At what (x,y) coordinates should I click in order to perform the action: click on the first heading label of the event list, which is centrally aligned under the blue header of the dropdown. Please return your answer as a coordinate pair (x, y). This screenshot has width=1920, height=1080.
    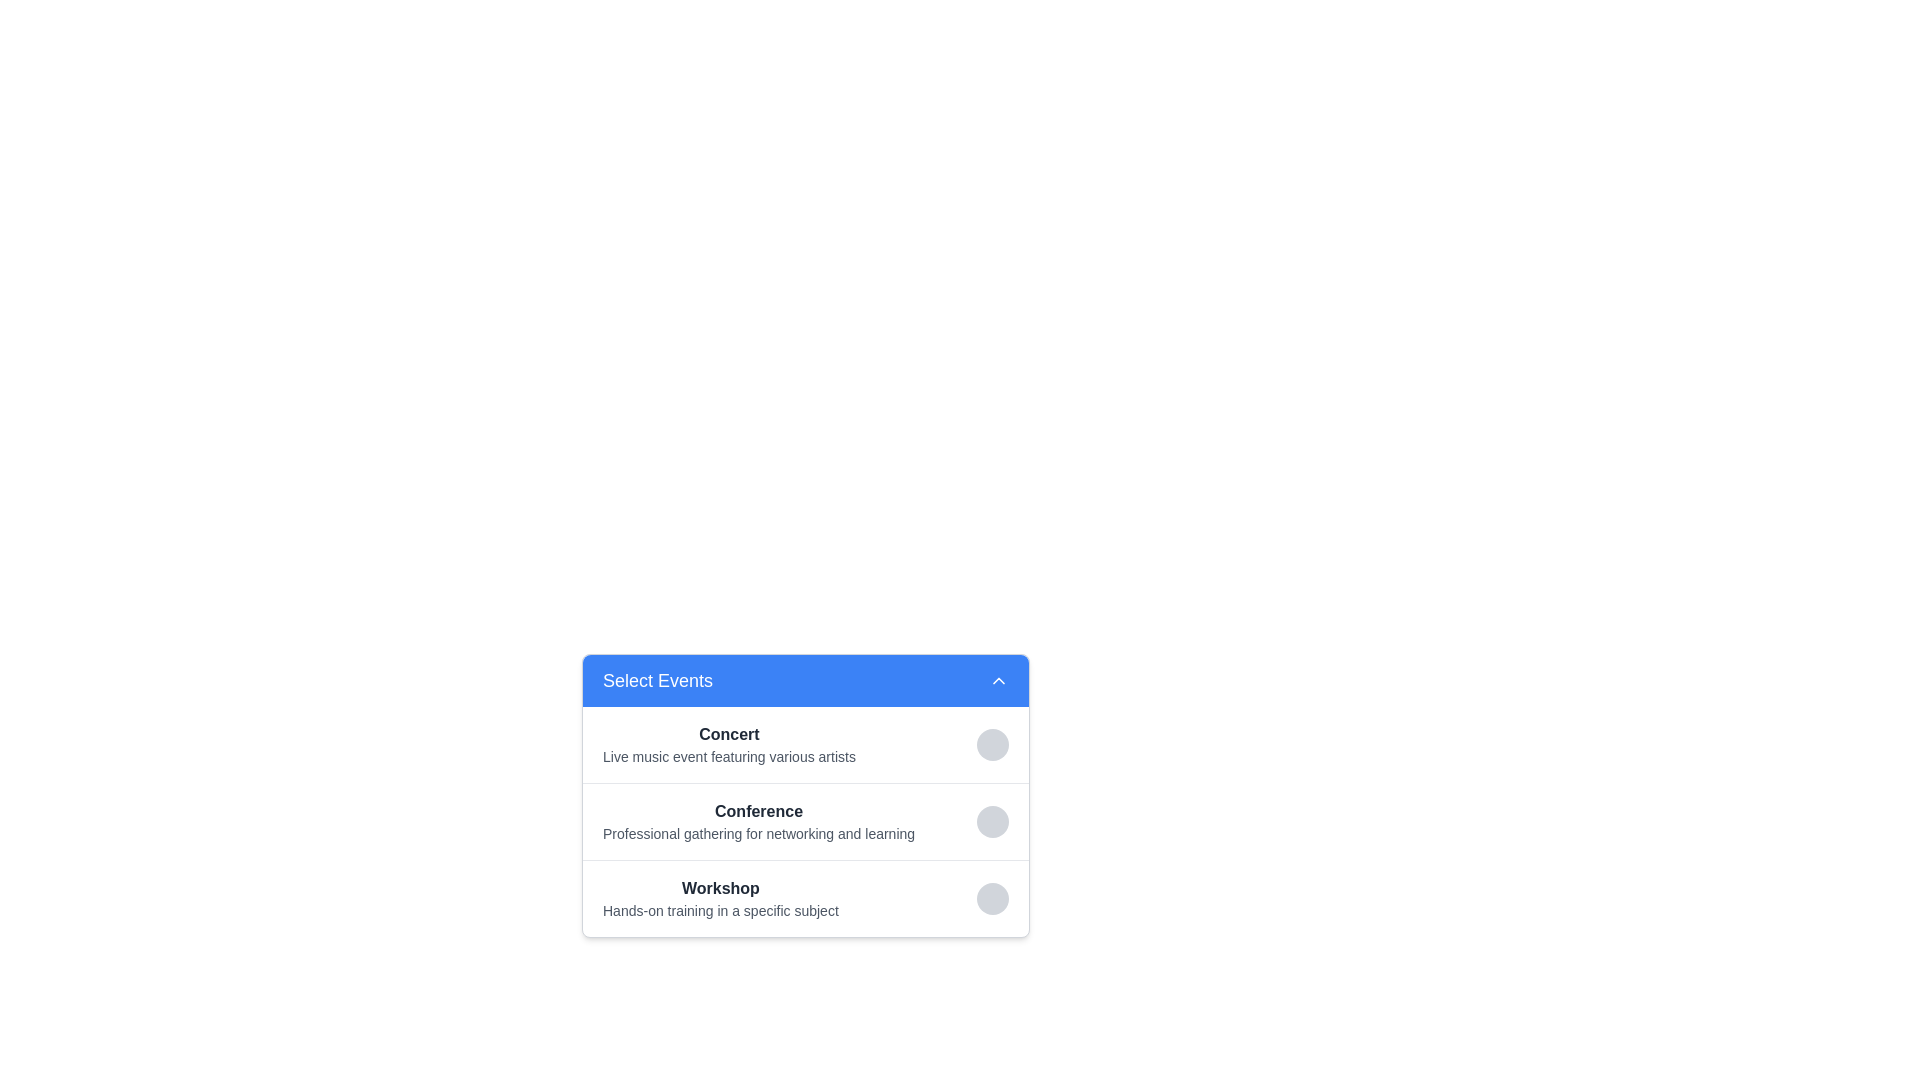
    Looking at the image, I should click on (728, 735).